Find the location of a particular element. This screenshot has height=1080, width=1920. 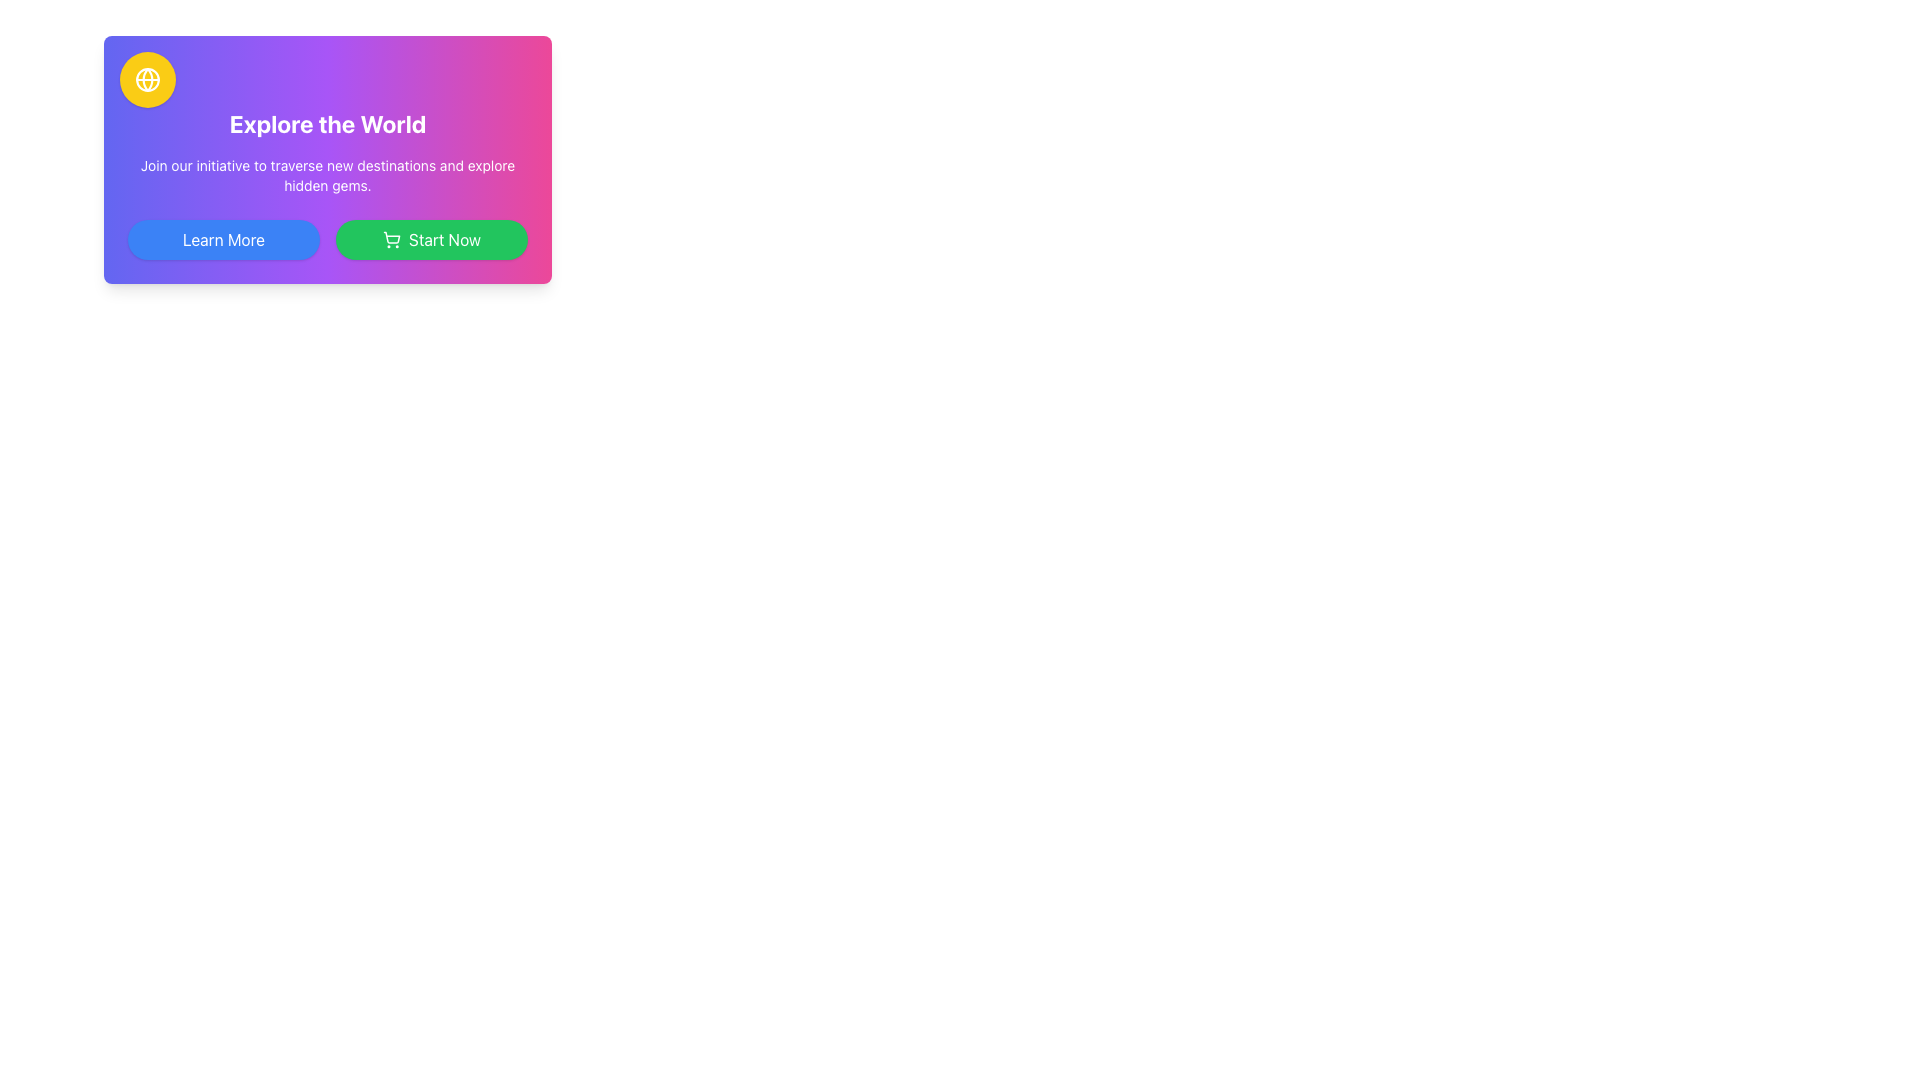

the yellow circular icon located at the top-left corner of the gradient card, which symbolizes global or exploratory themes is located at coordinates (147, 79).